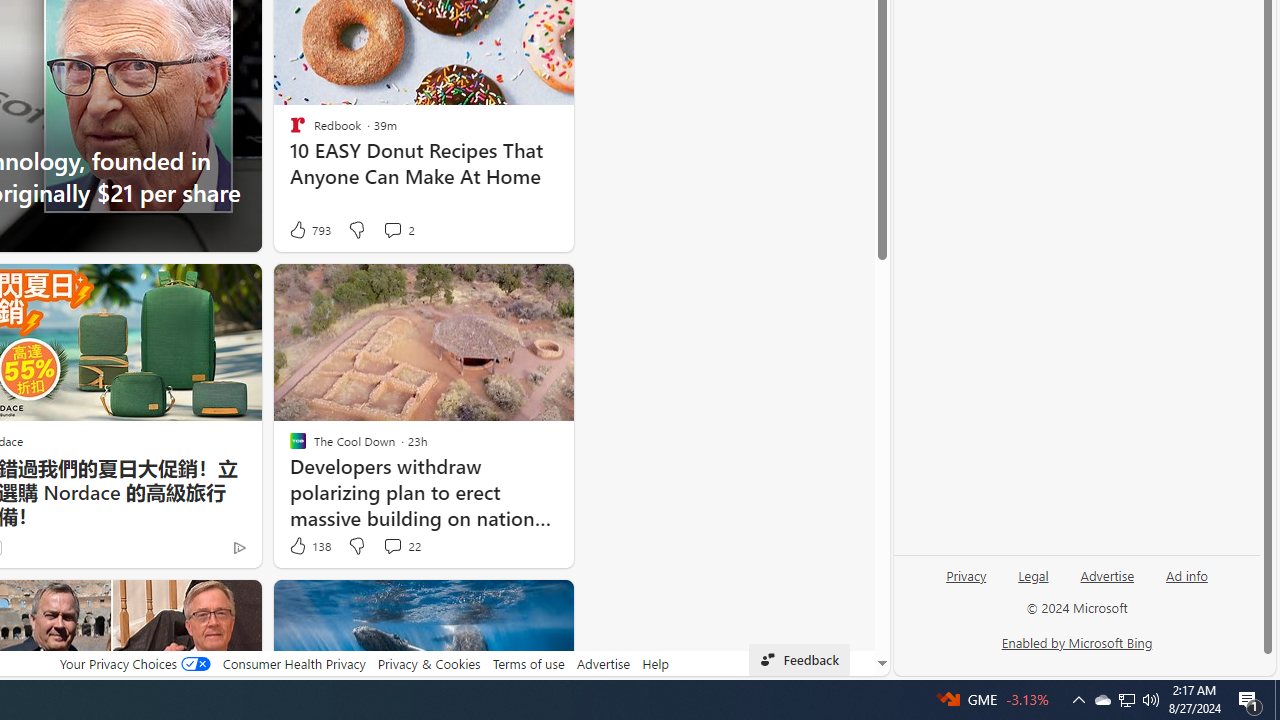  I want to click on 'View comments 22 Comment', so click(392, 545).